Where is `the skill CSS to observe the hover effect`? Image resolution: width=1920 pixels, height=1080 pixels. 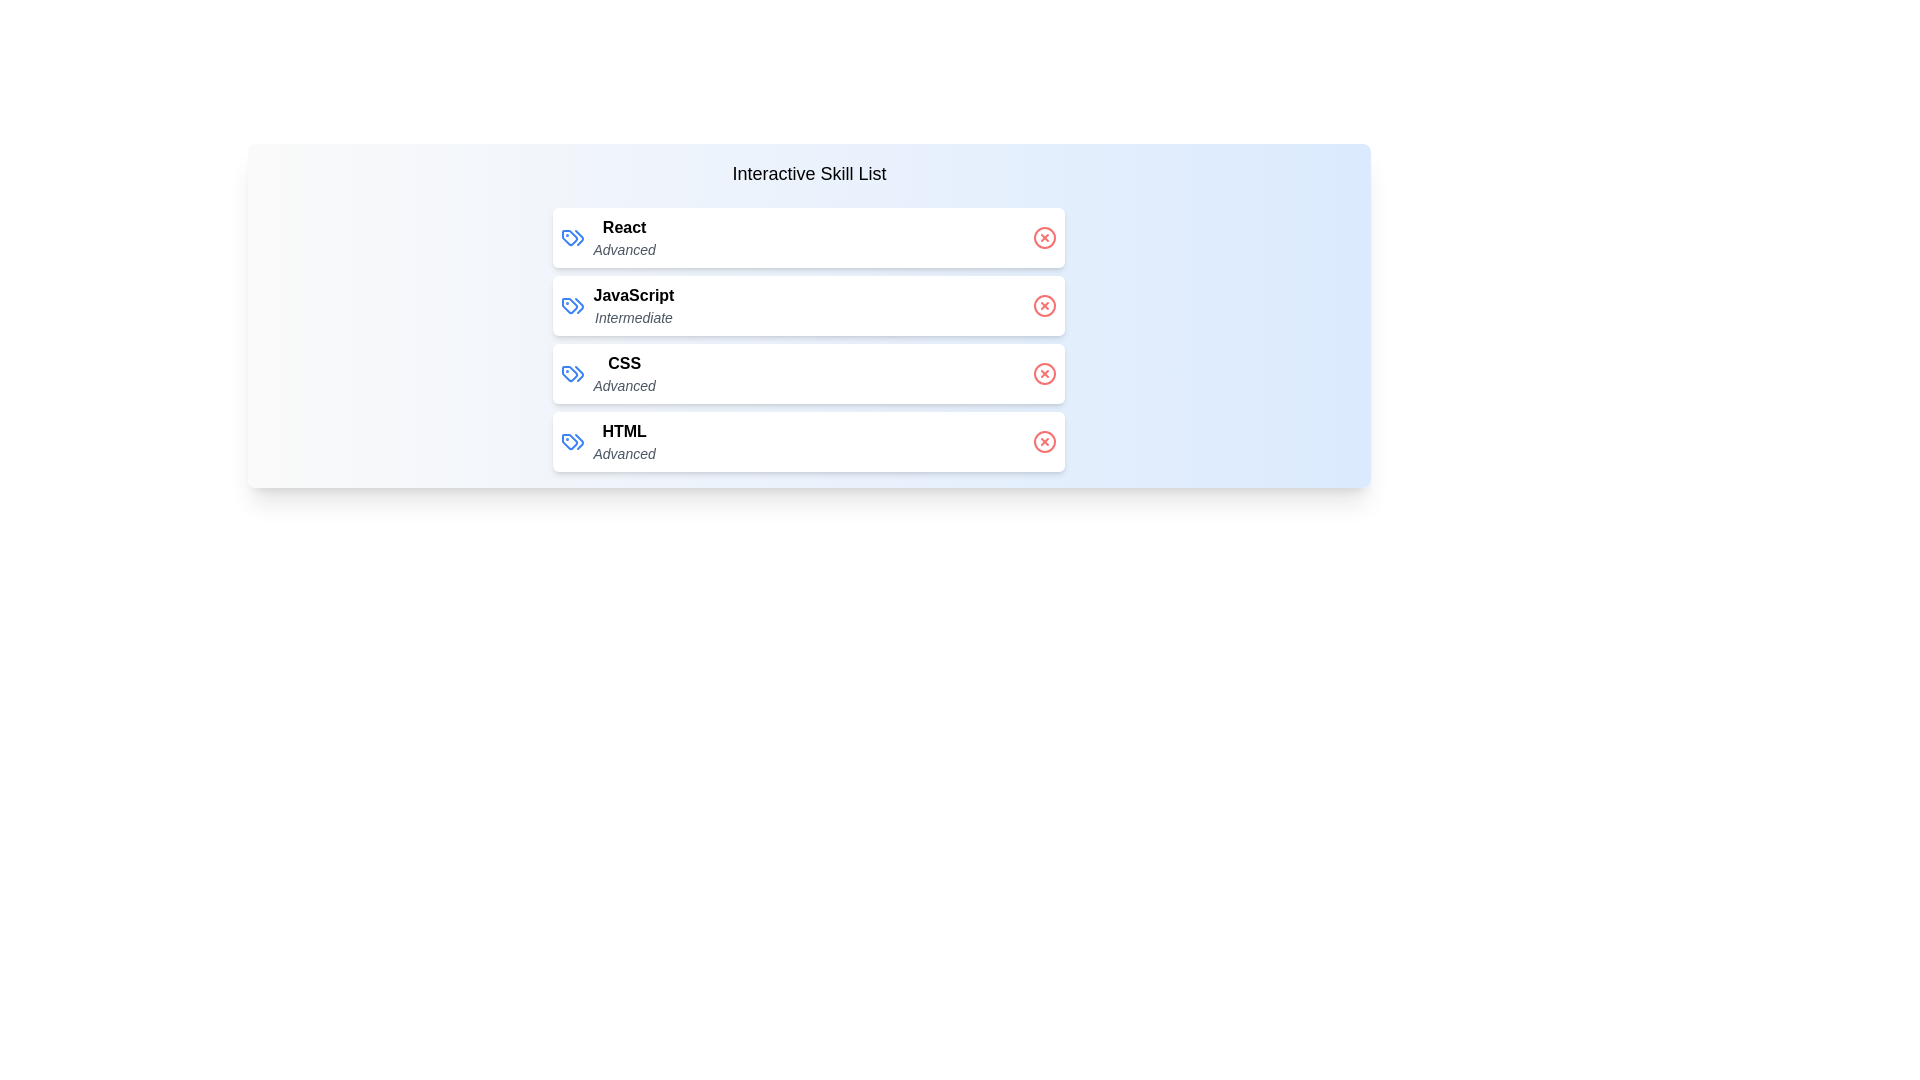 the skill CSS to observe the hover effect is located at coordinates (809, 374).